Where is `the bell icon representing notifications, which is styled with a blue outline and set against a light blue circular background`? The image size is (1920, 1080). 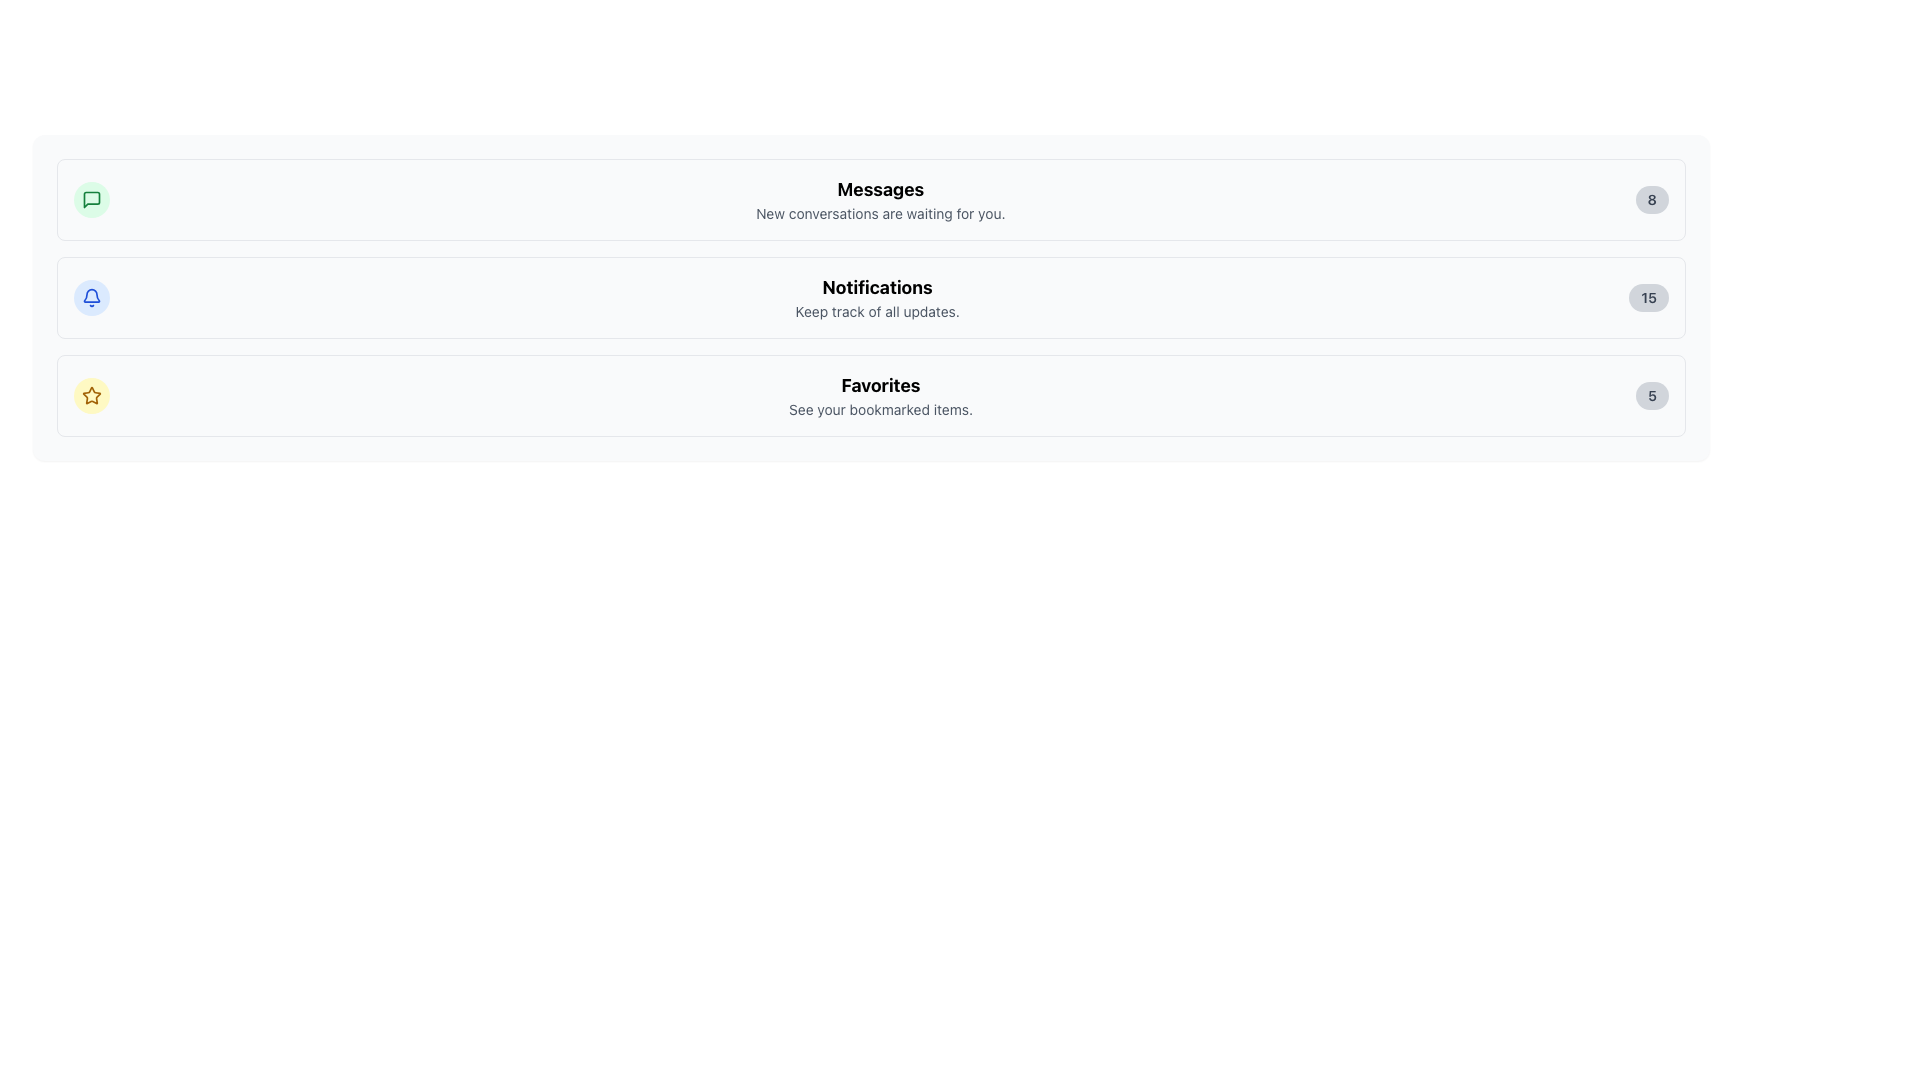 the bell icon representing notifications, which is styled with a blue outline and set against a light blue circular background is located at coordinates (90, 297).